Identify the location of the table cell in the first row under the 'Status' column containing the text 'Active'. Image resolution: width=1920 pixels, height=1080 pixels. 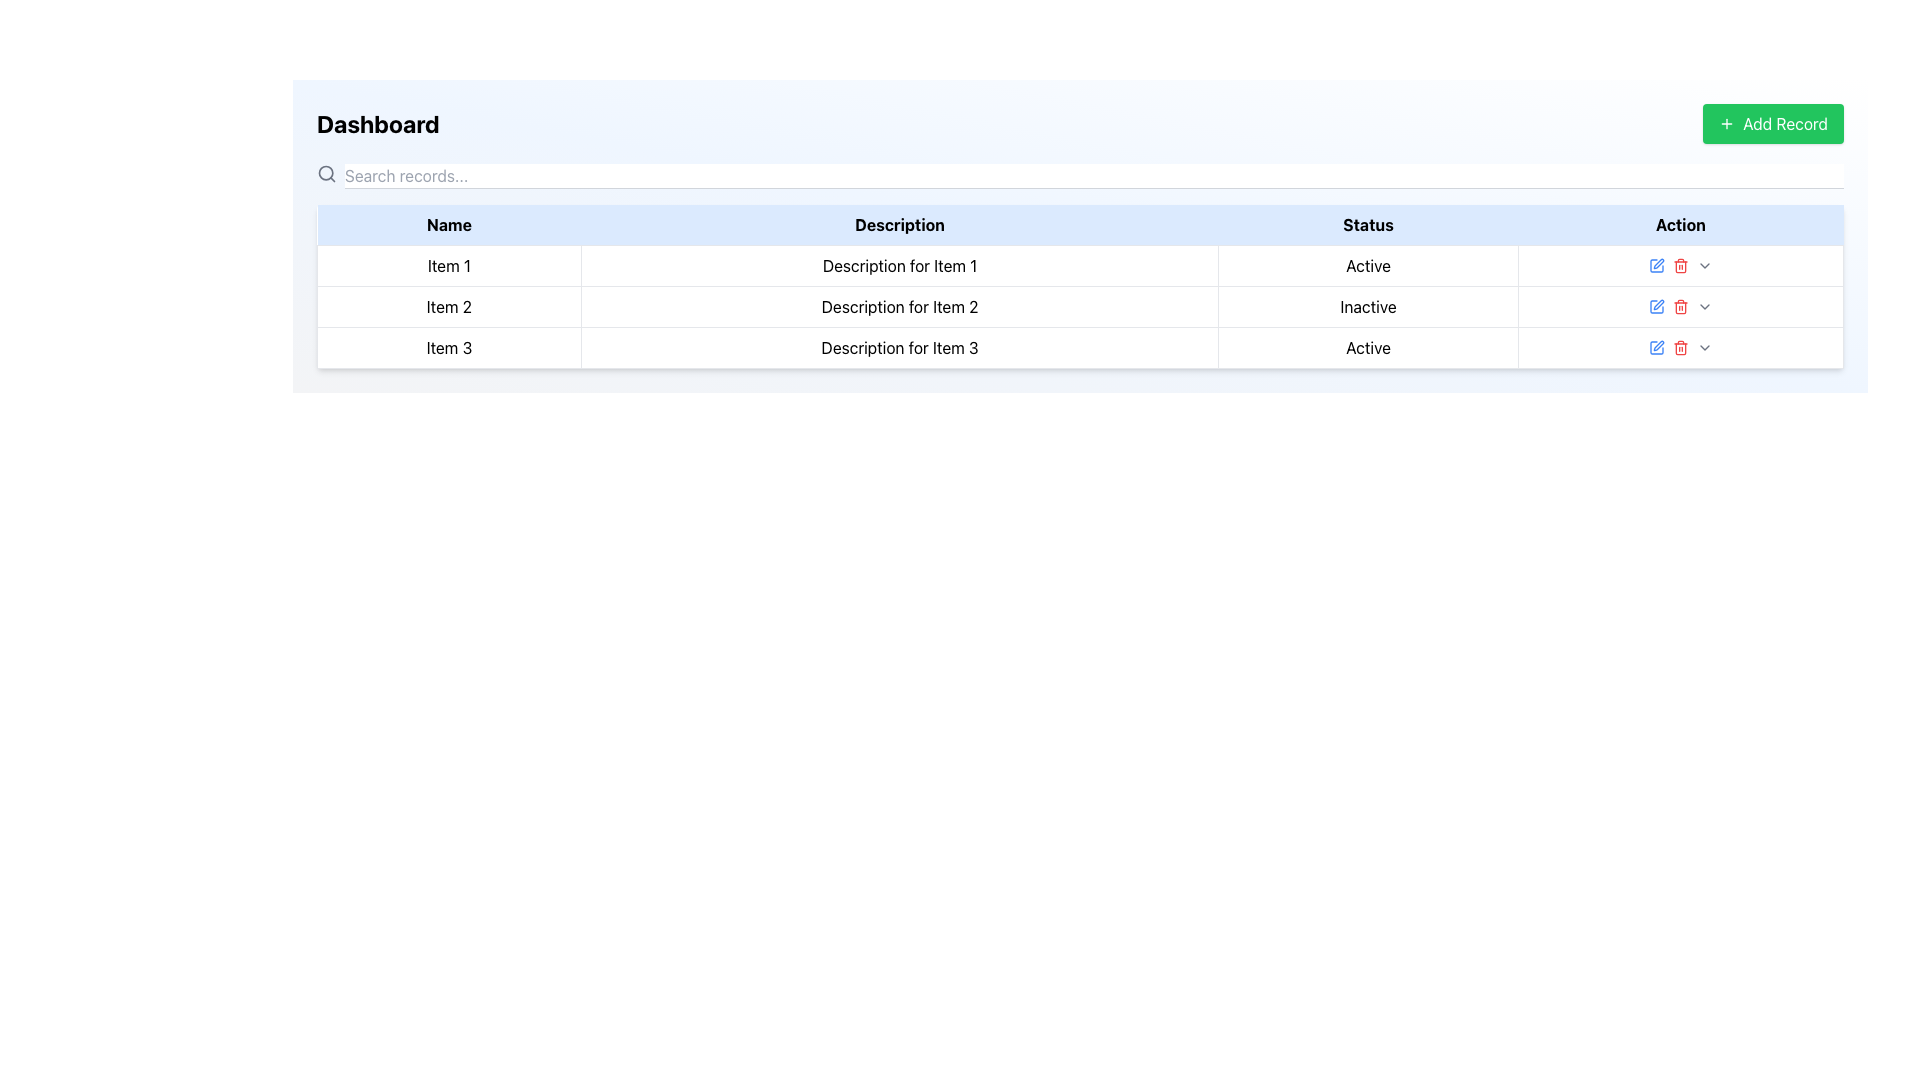
(1367, 265).